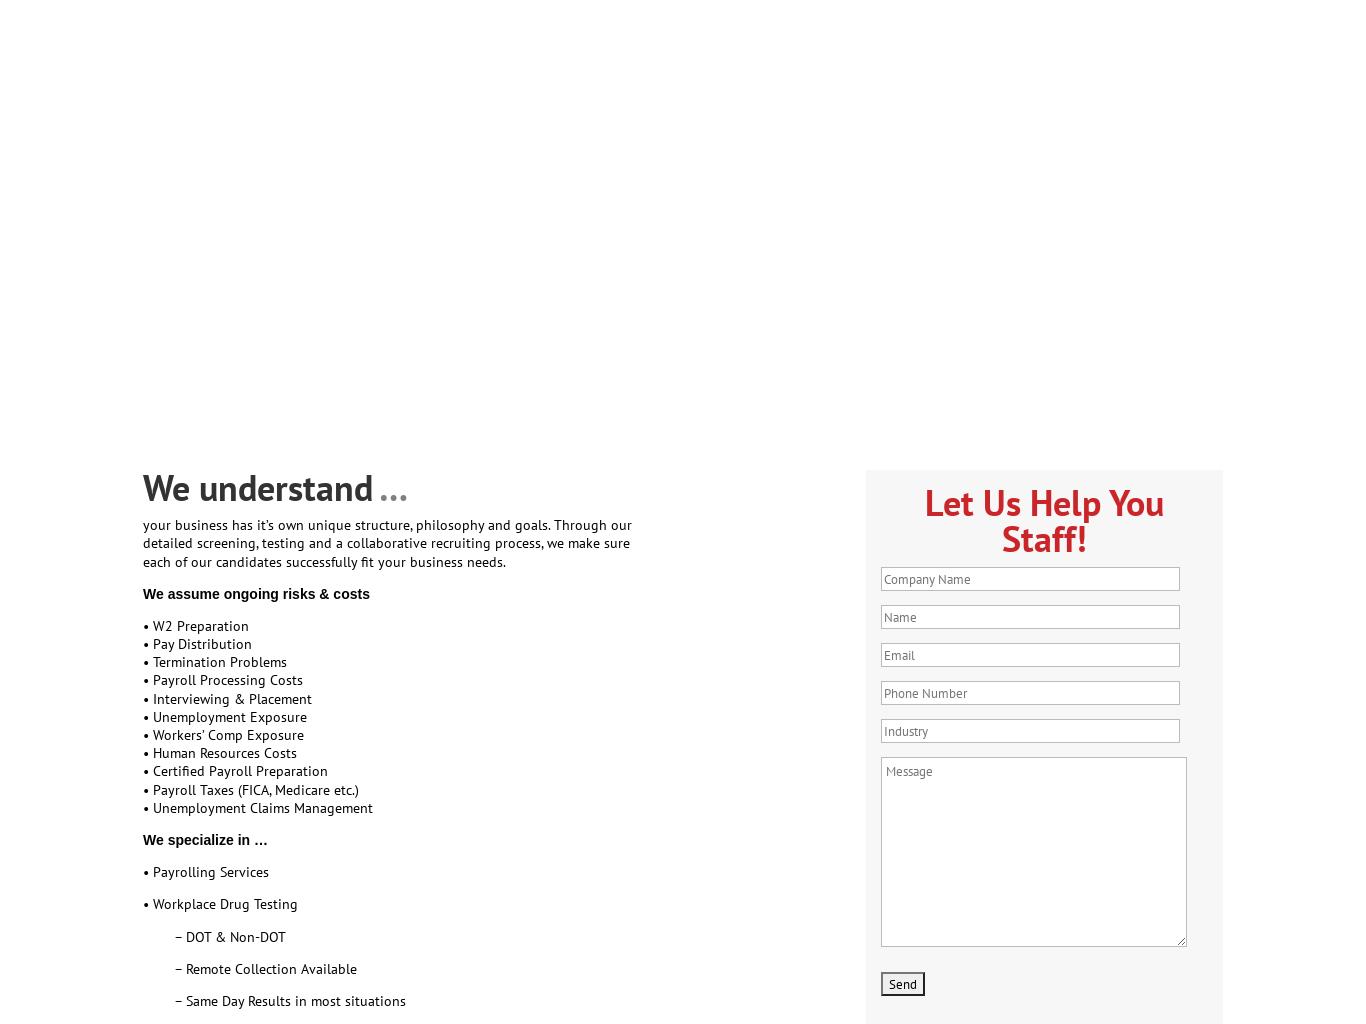 The image size is (1366, 1024). I want to click on '• Certified Payroll Preparation', so click(235, 770).